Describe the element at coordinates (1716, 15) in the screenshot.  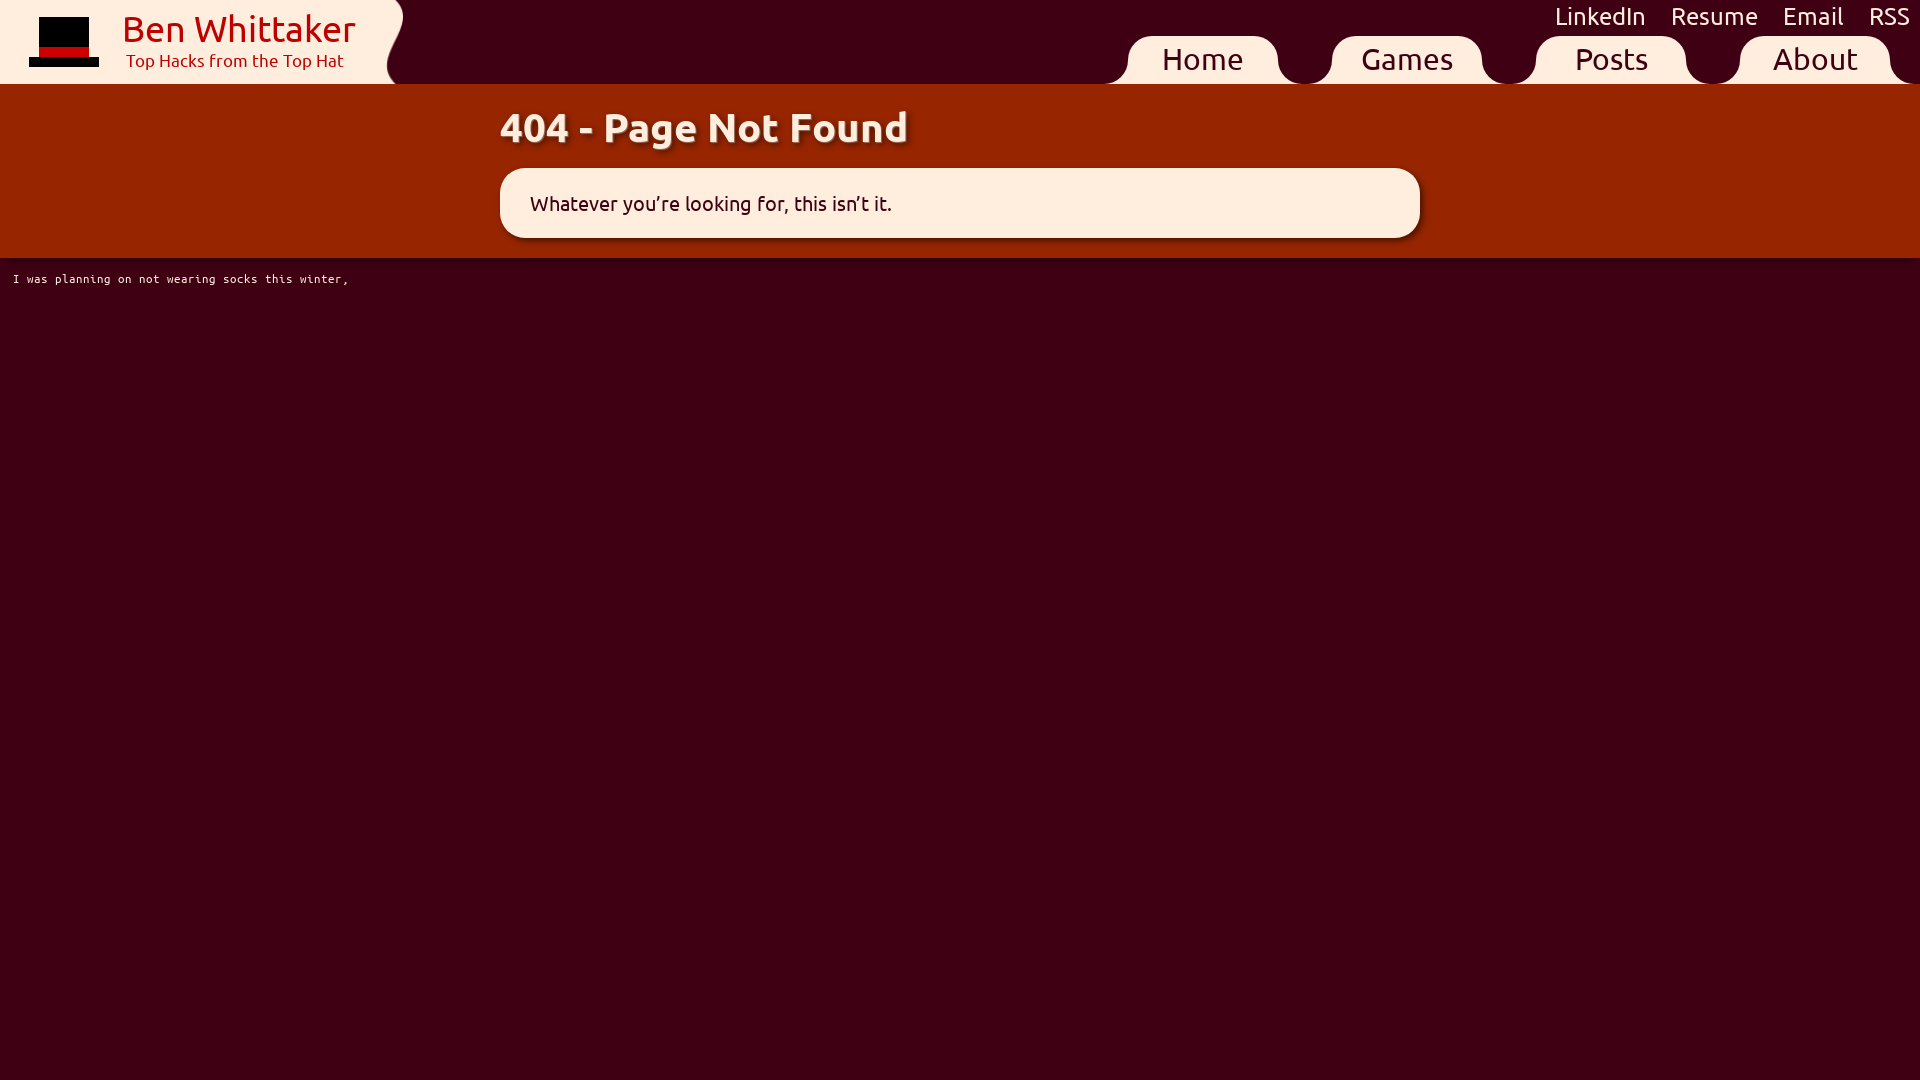
I see `'Resume'` at that location.